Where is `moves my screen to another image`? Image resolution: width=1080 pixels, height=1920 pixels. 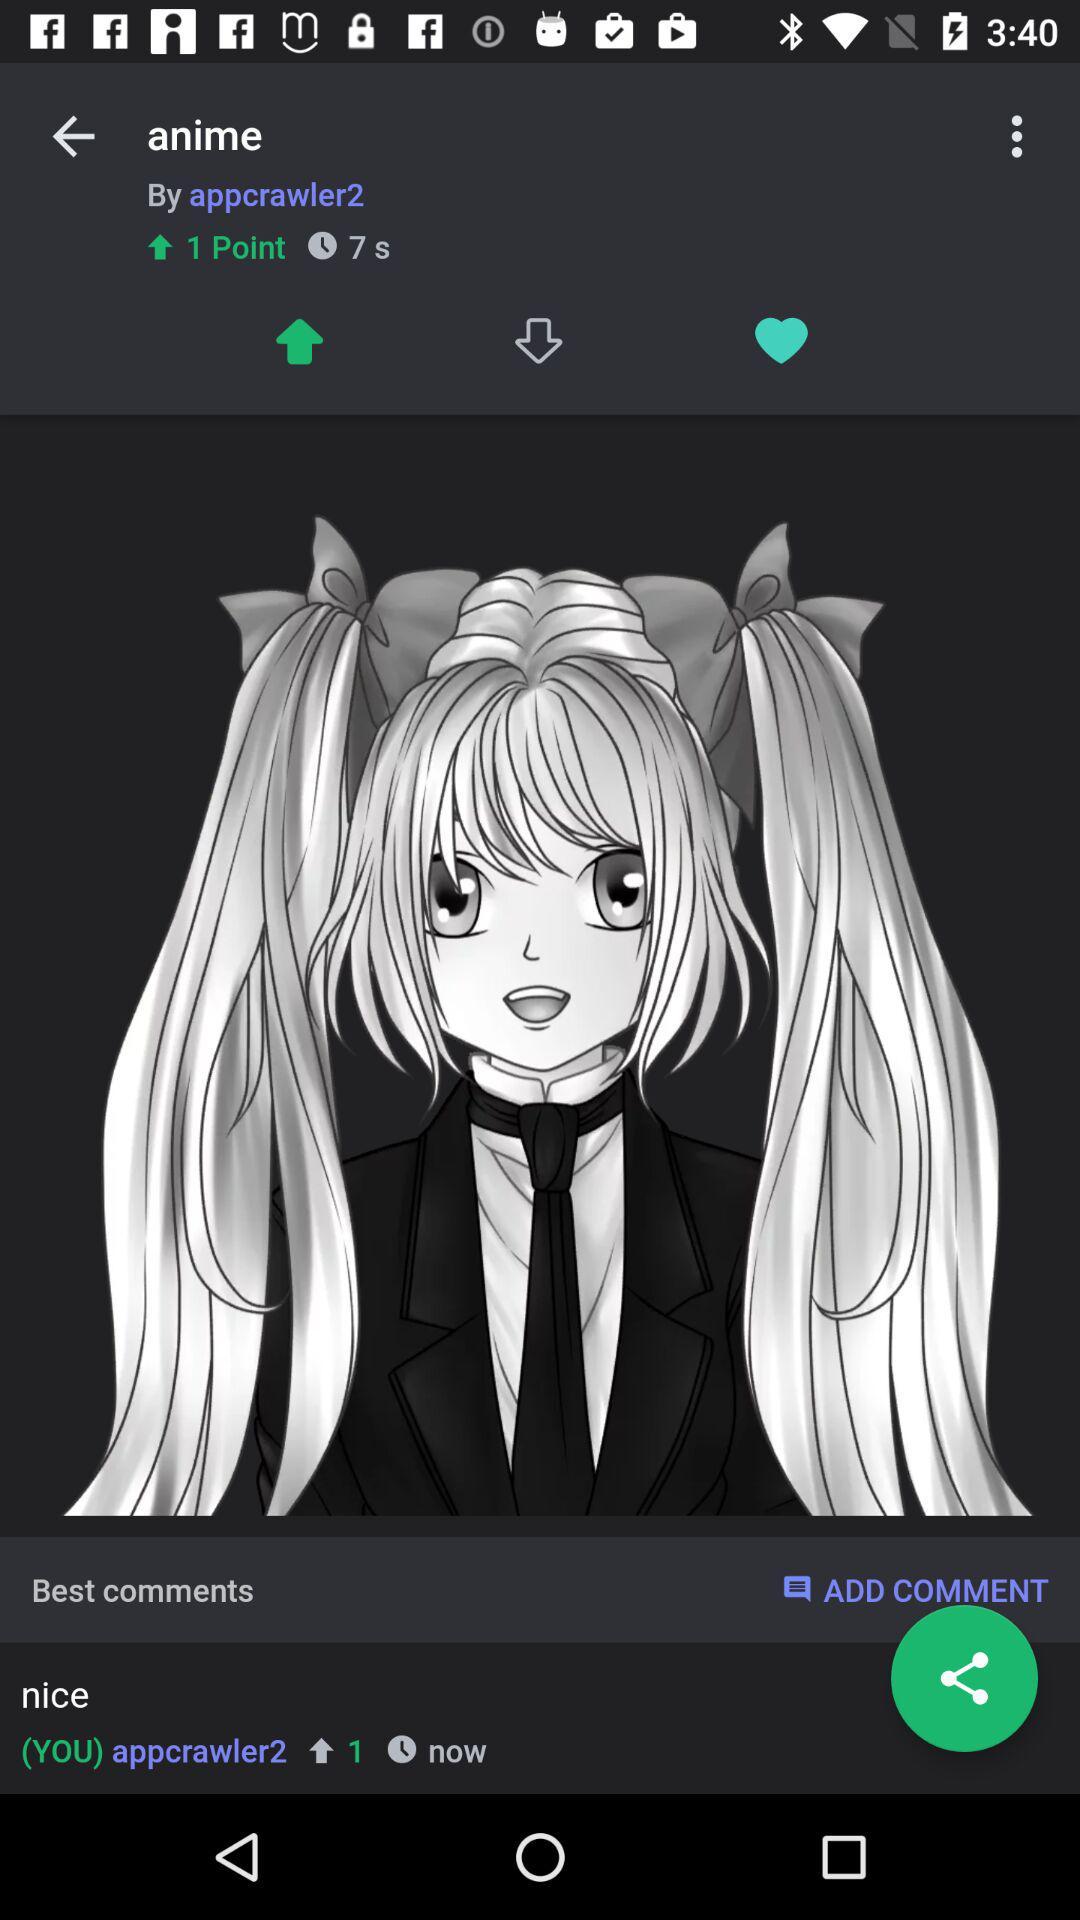
moves my screen to another image is located at coordinates (298, 341).